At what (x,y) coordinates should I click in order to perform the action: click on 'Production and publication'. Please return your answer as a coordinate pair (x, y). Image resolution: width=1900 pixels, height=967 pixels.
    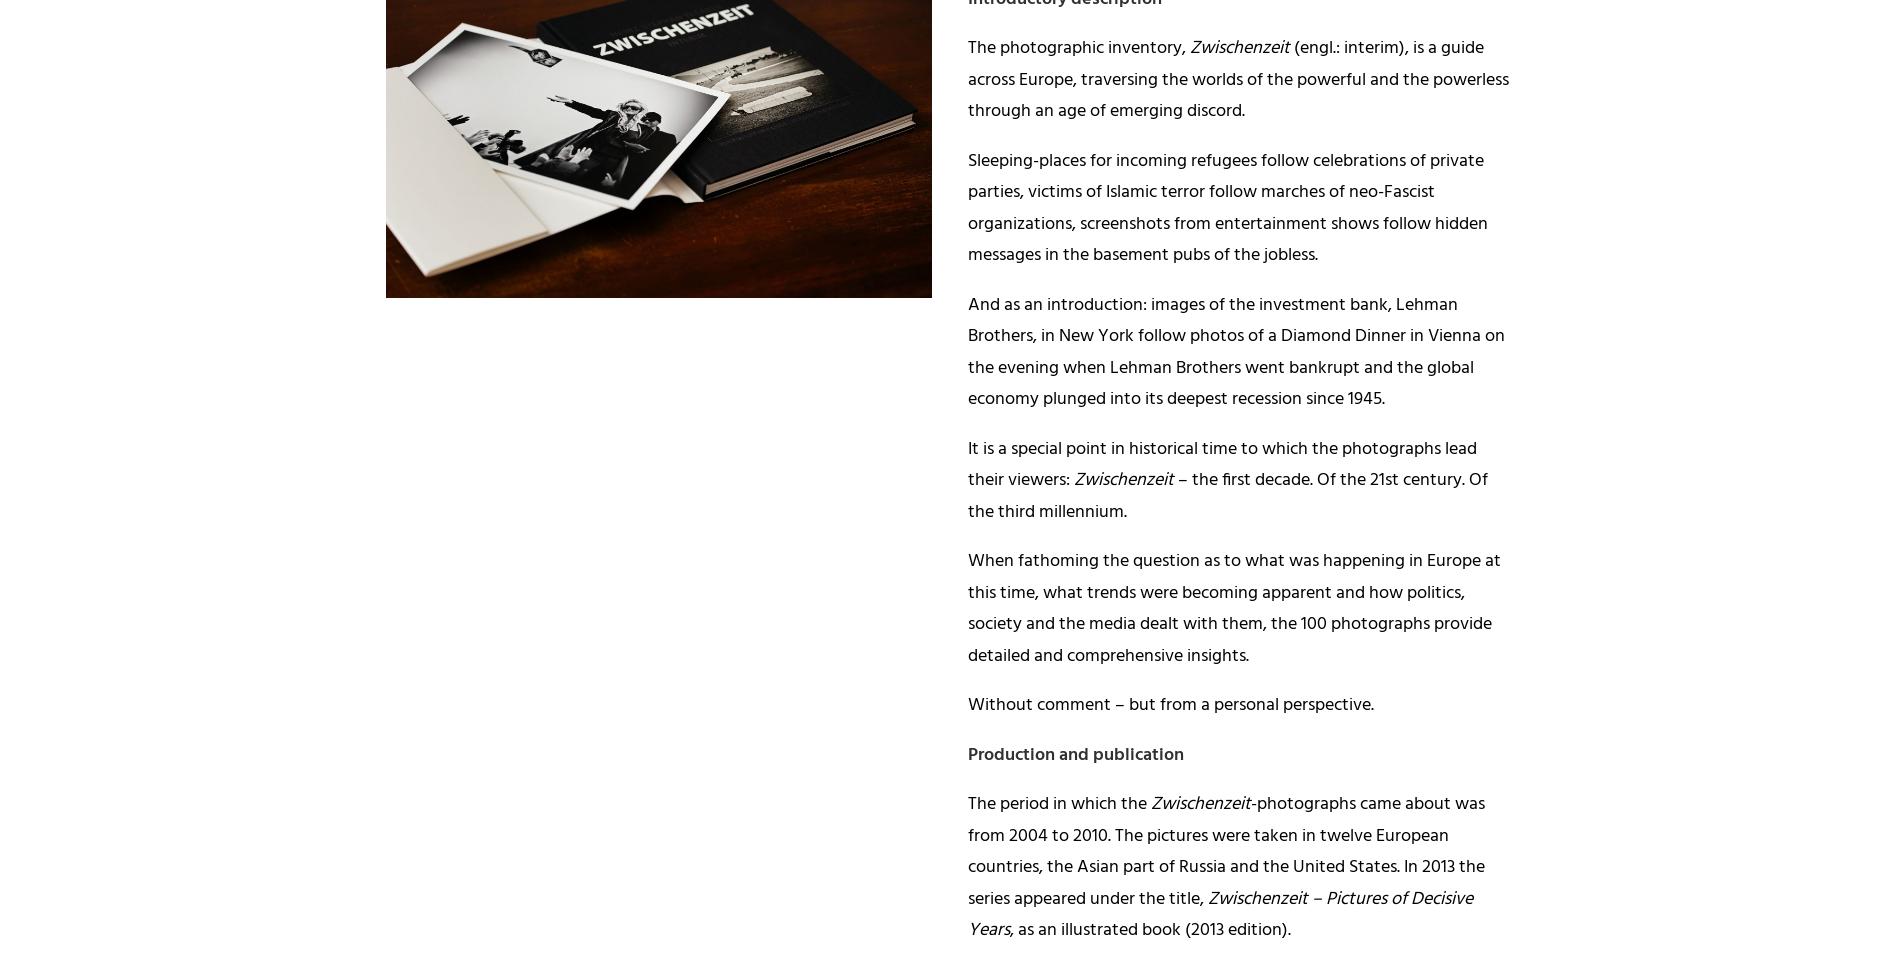
    Looking at the image, I should click on (1075, 754).